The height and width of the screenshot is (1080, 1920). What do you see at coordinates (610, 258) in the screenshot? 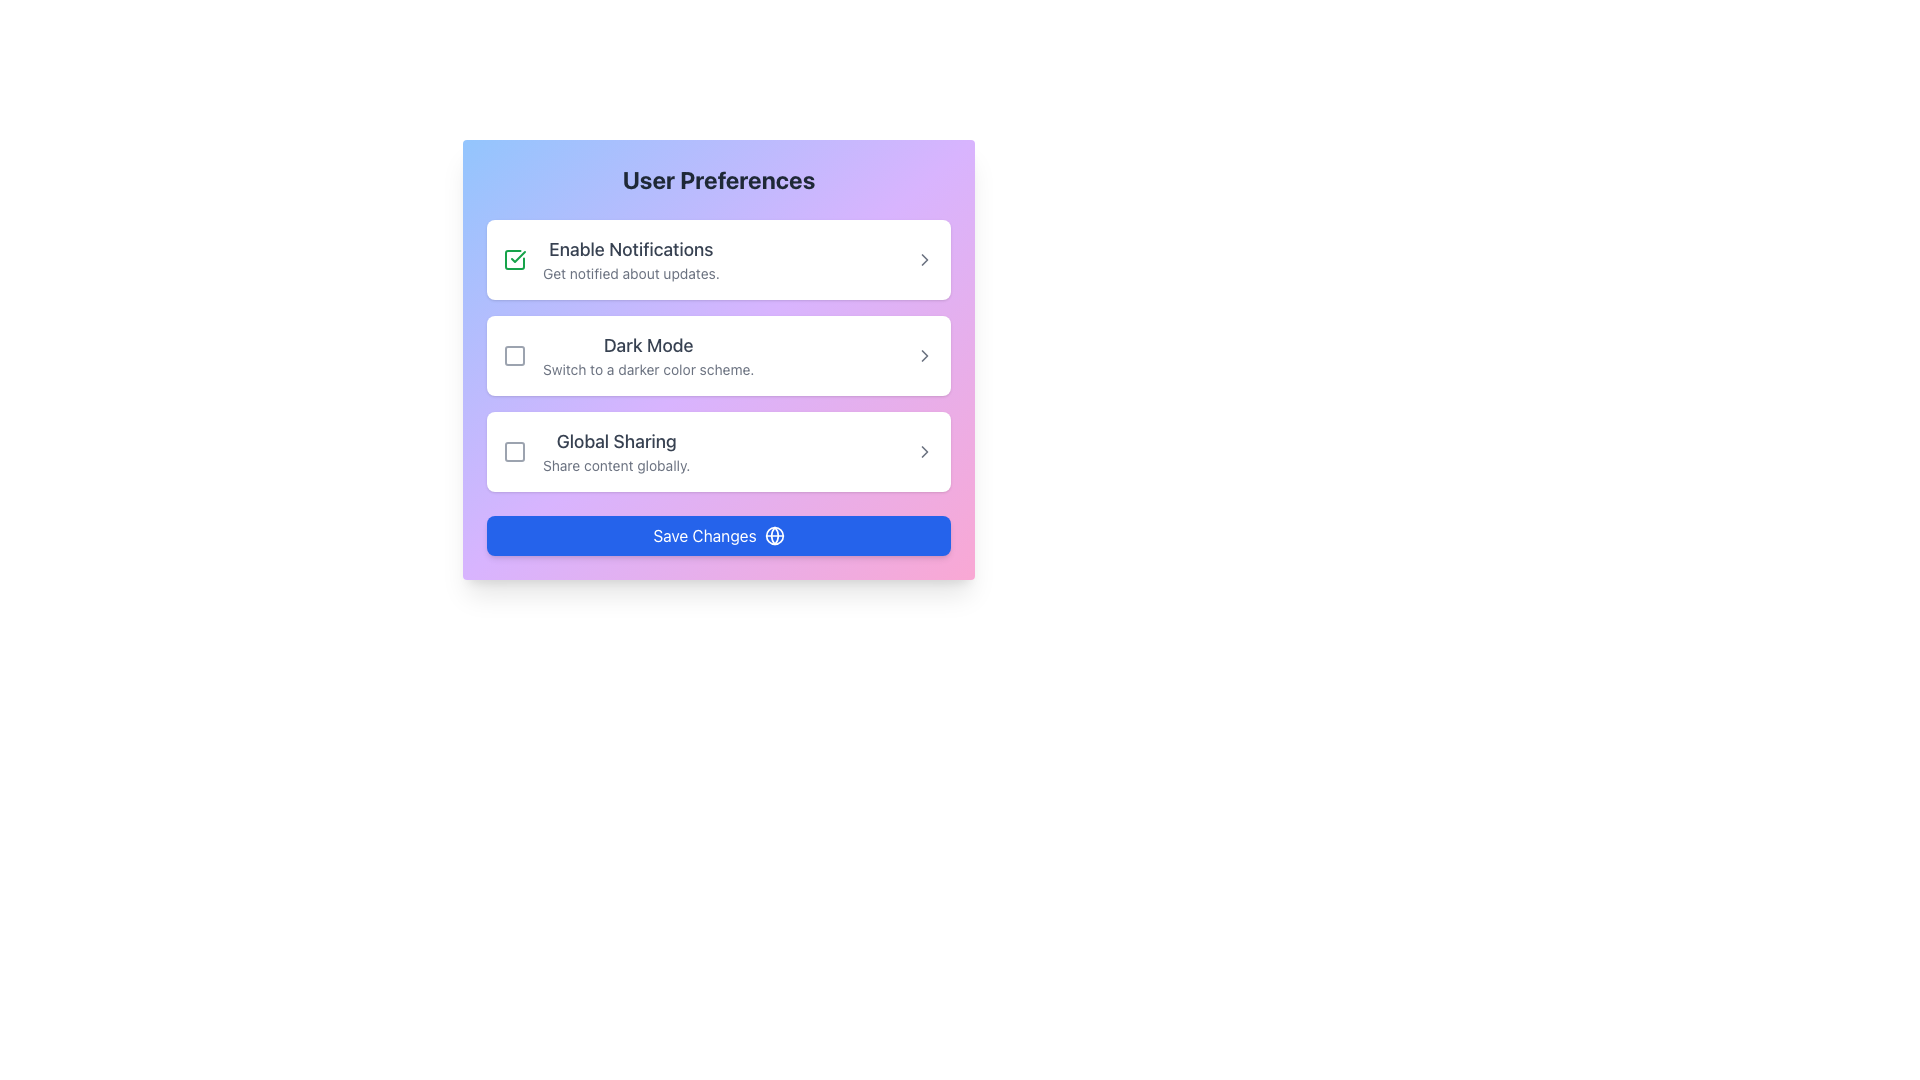
I see `the 'Enable Notifications' checkbox text` at bounding box center [610, 258].